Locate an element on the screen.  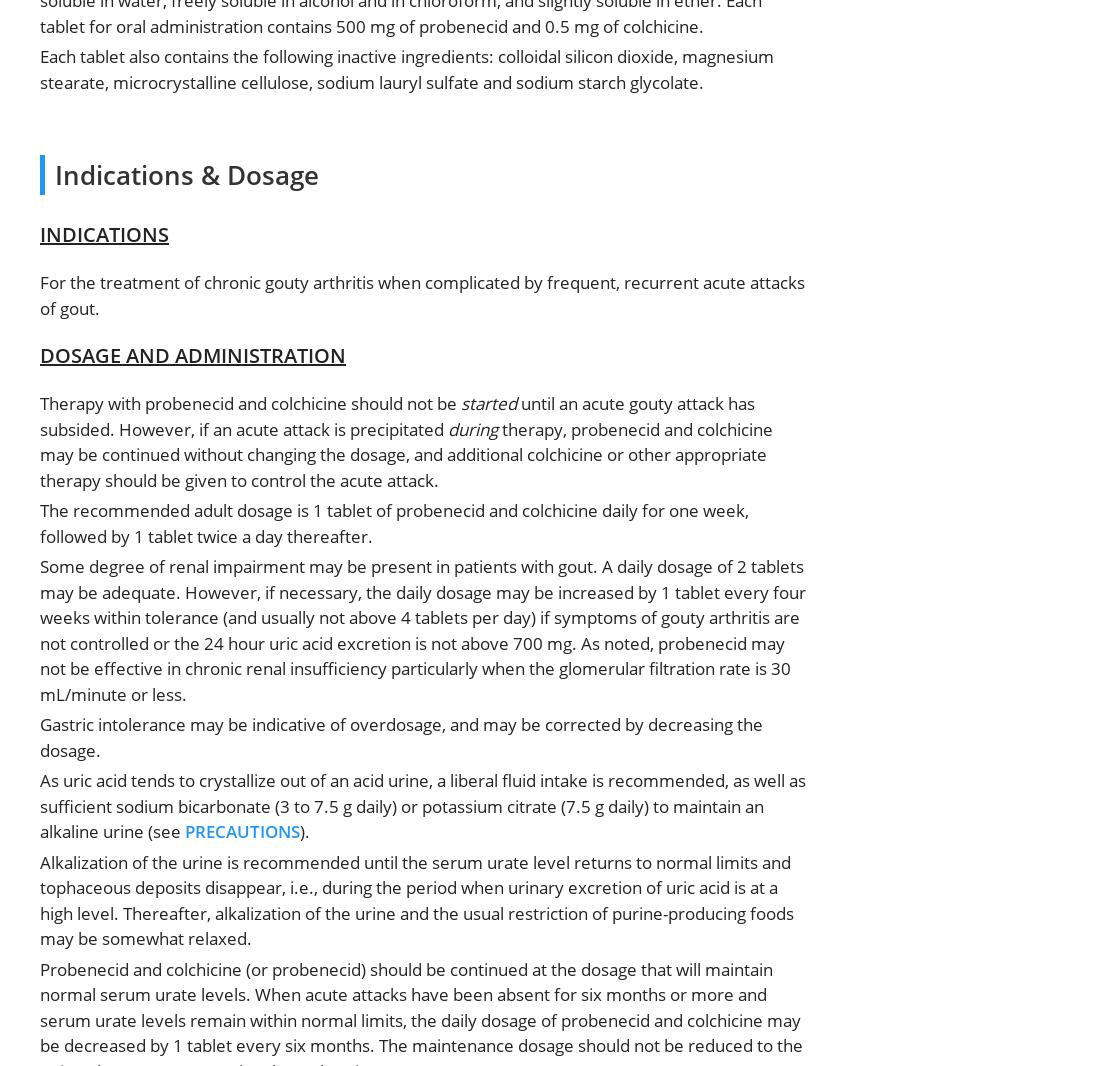
'Therapy with probenecid and colchicine should not be' is located at coordinates (248, 403).